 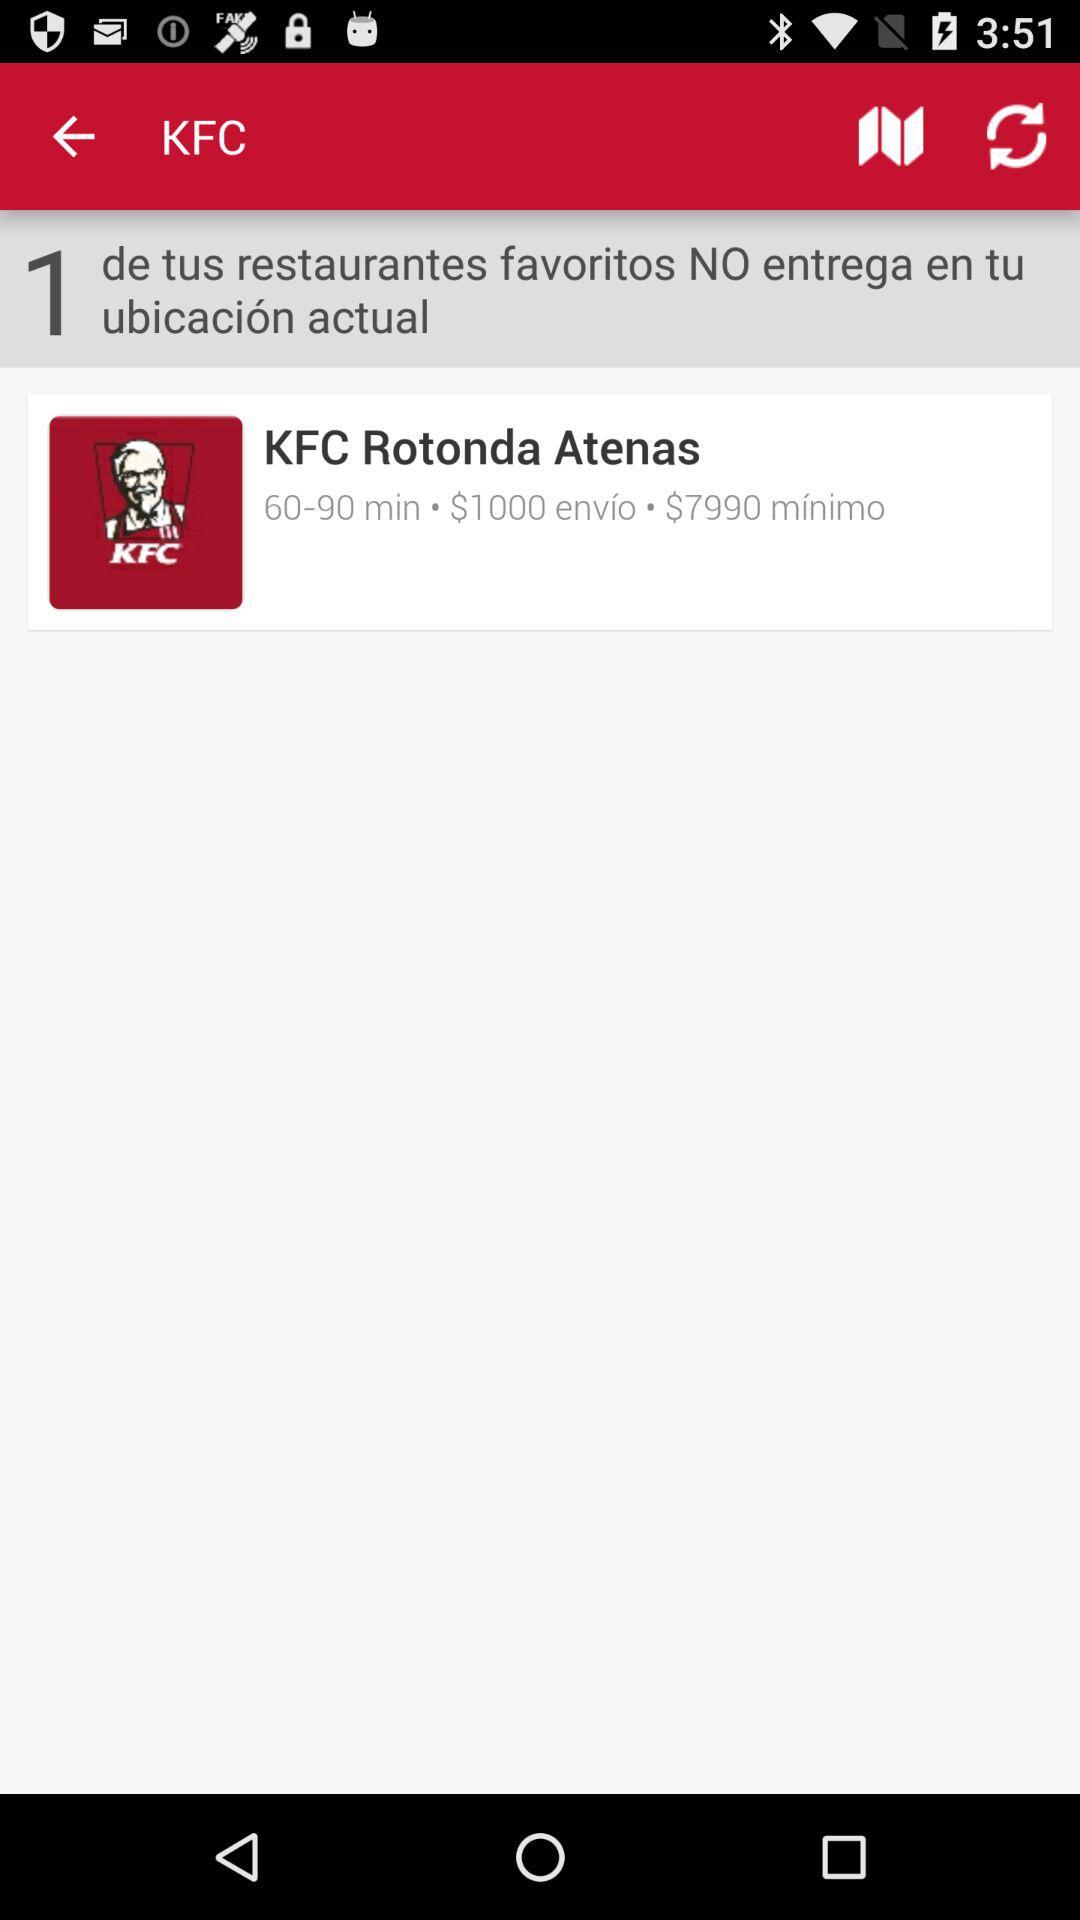 I want to click on de tus restaurantes item, so click(x=589, y=287).